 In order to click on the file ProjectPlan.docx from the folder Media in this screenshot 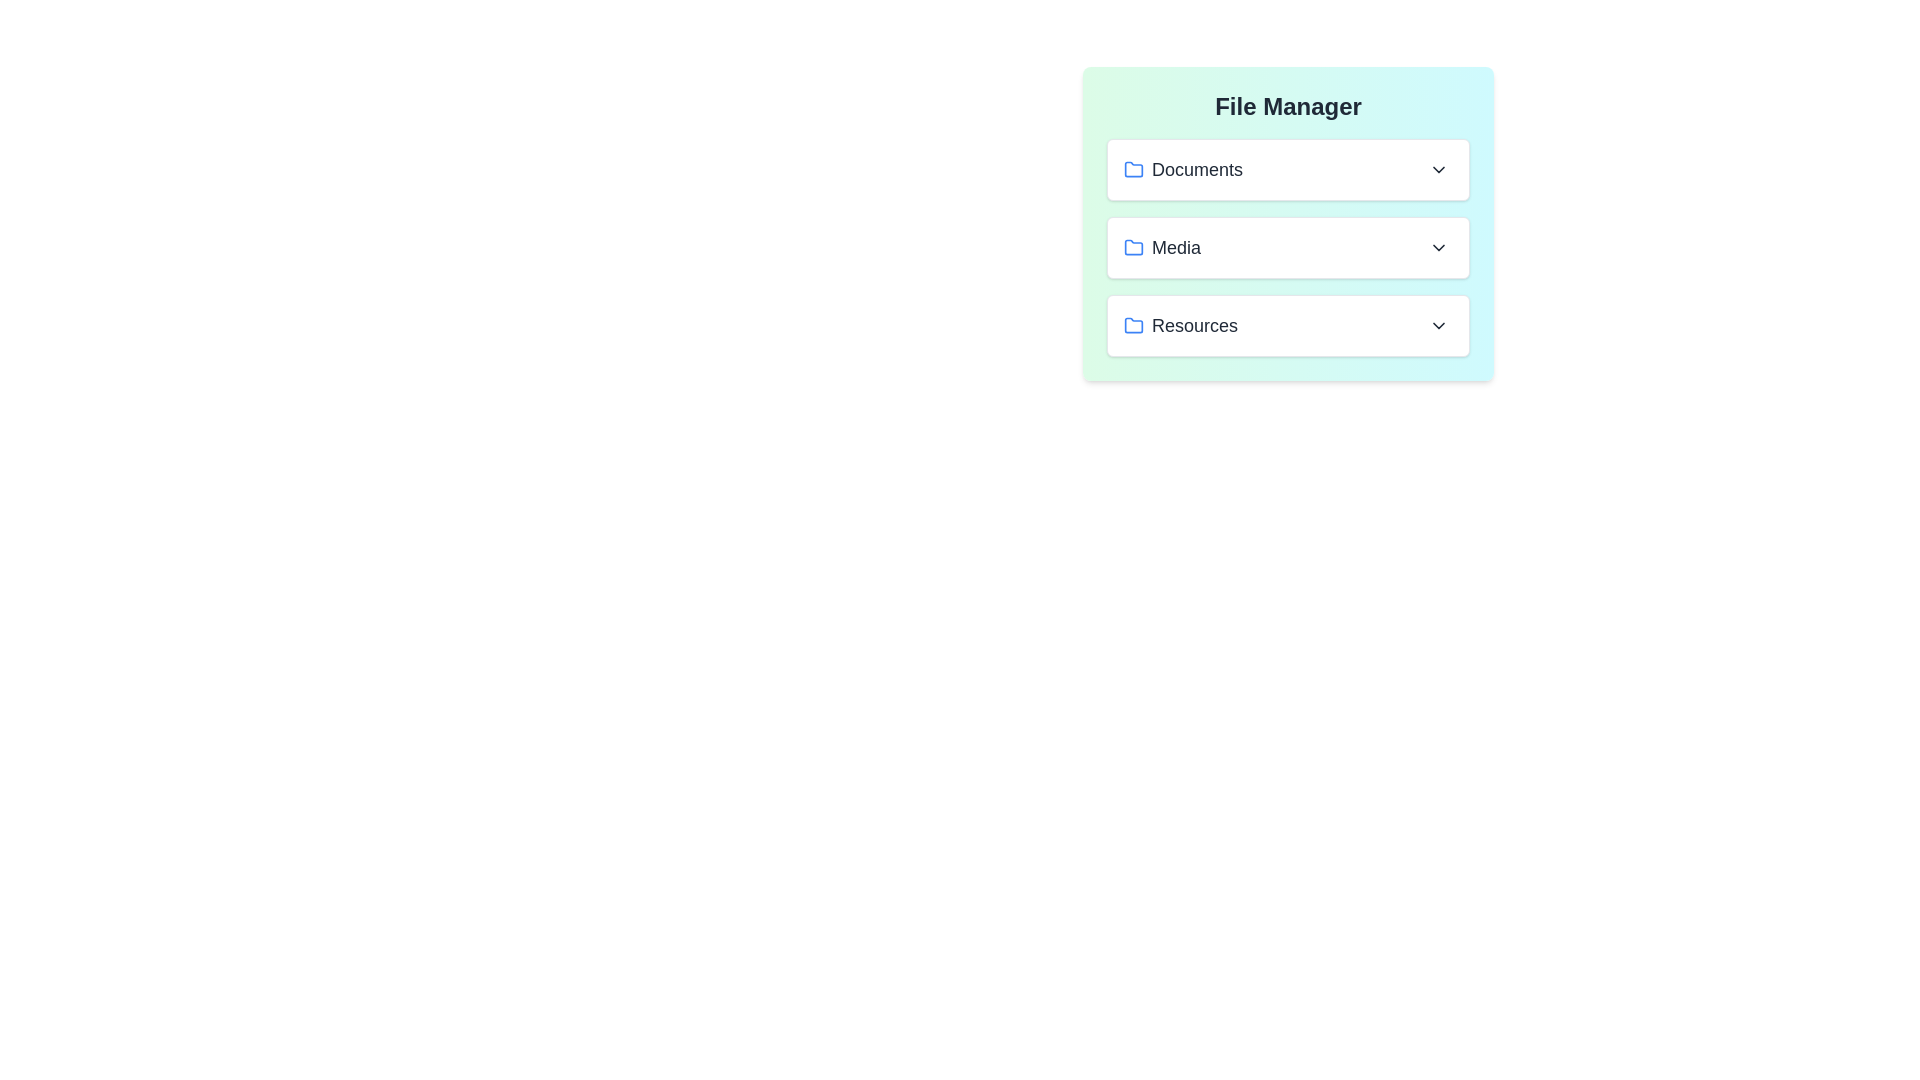, I will do `click(1288, 246)`.